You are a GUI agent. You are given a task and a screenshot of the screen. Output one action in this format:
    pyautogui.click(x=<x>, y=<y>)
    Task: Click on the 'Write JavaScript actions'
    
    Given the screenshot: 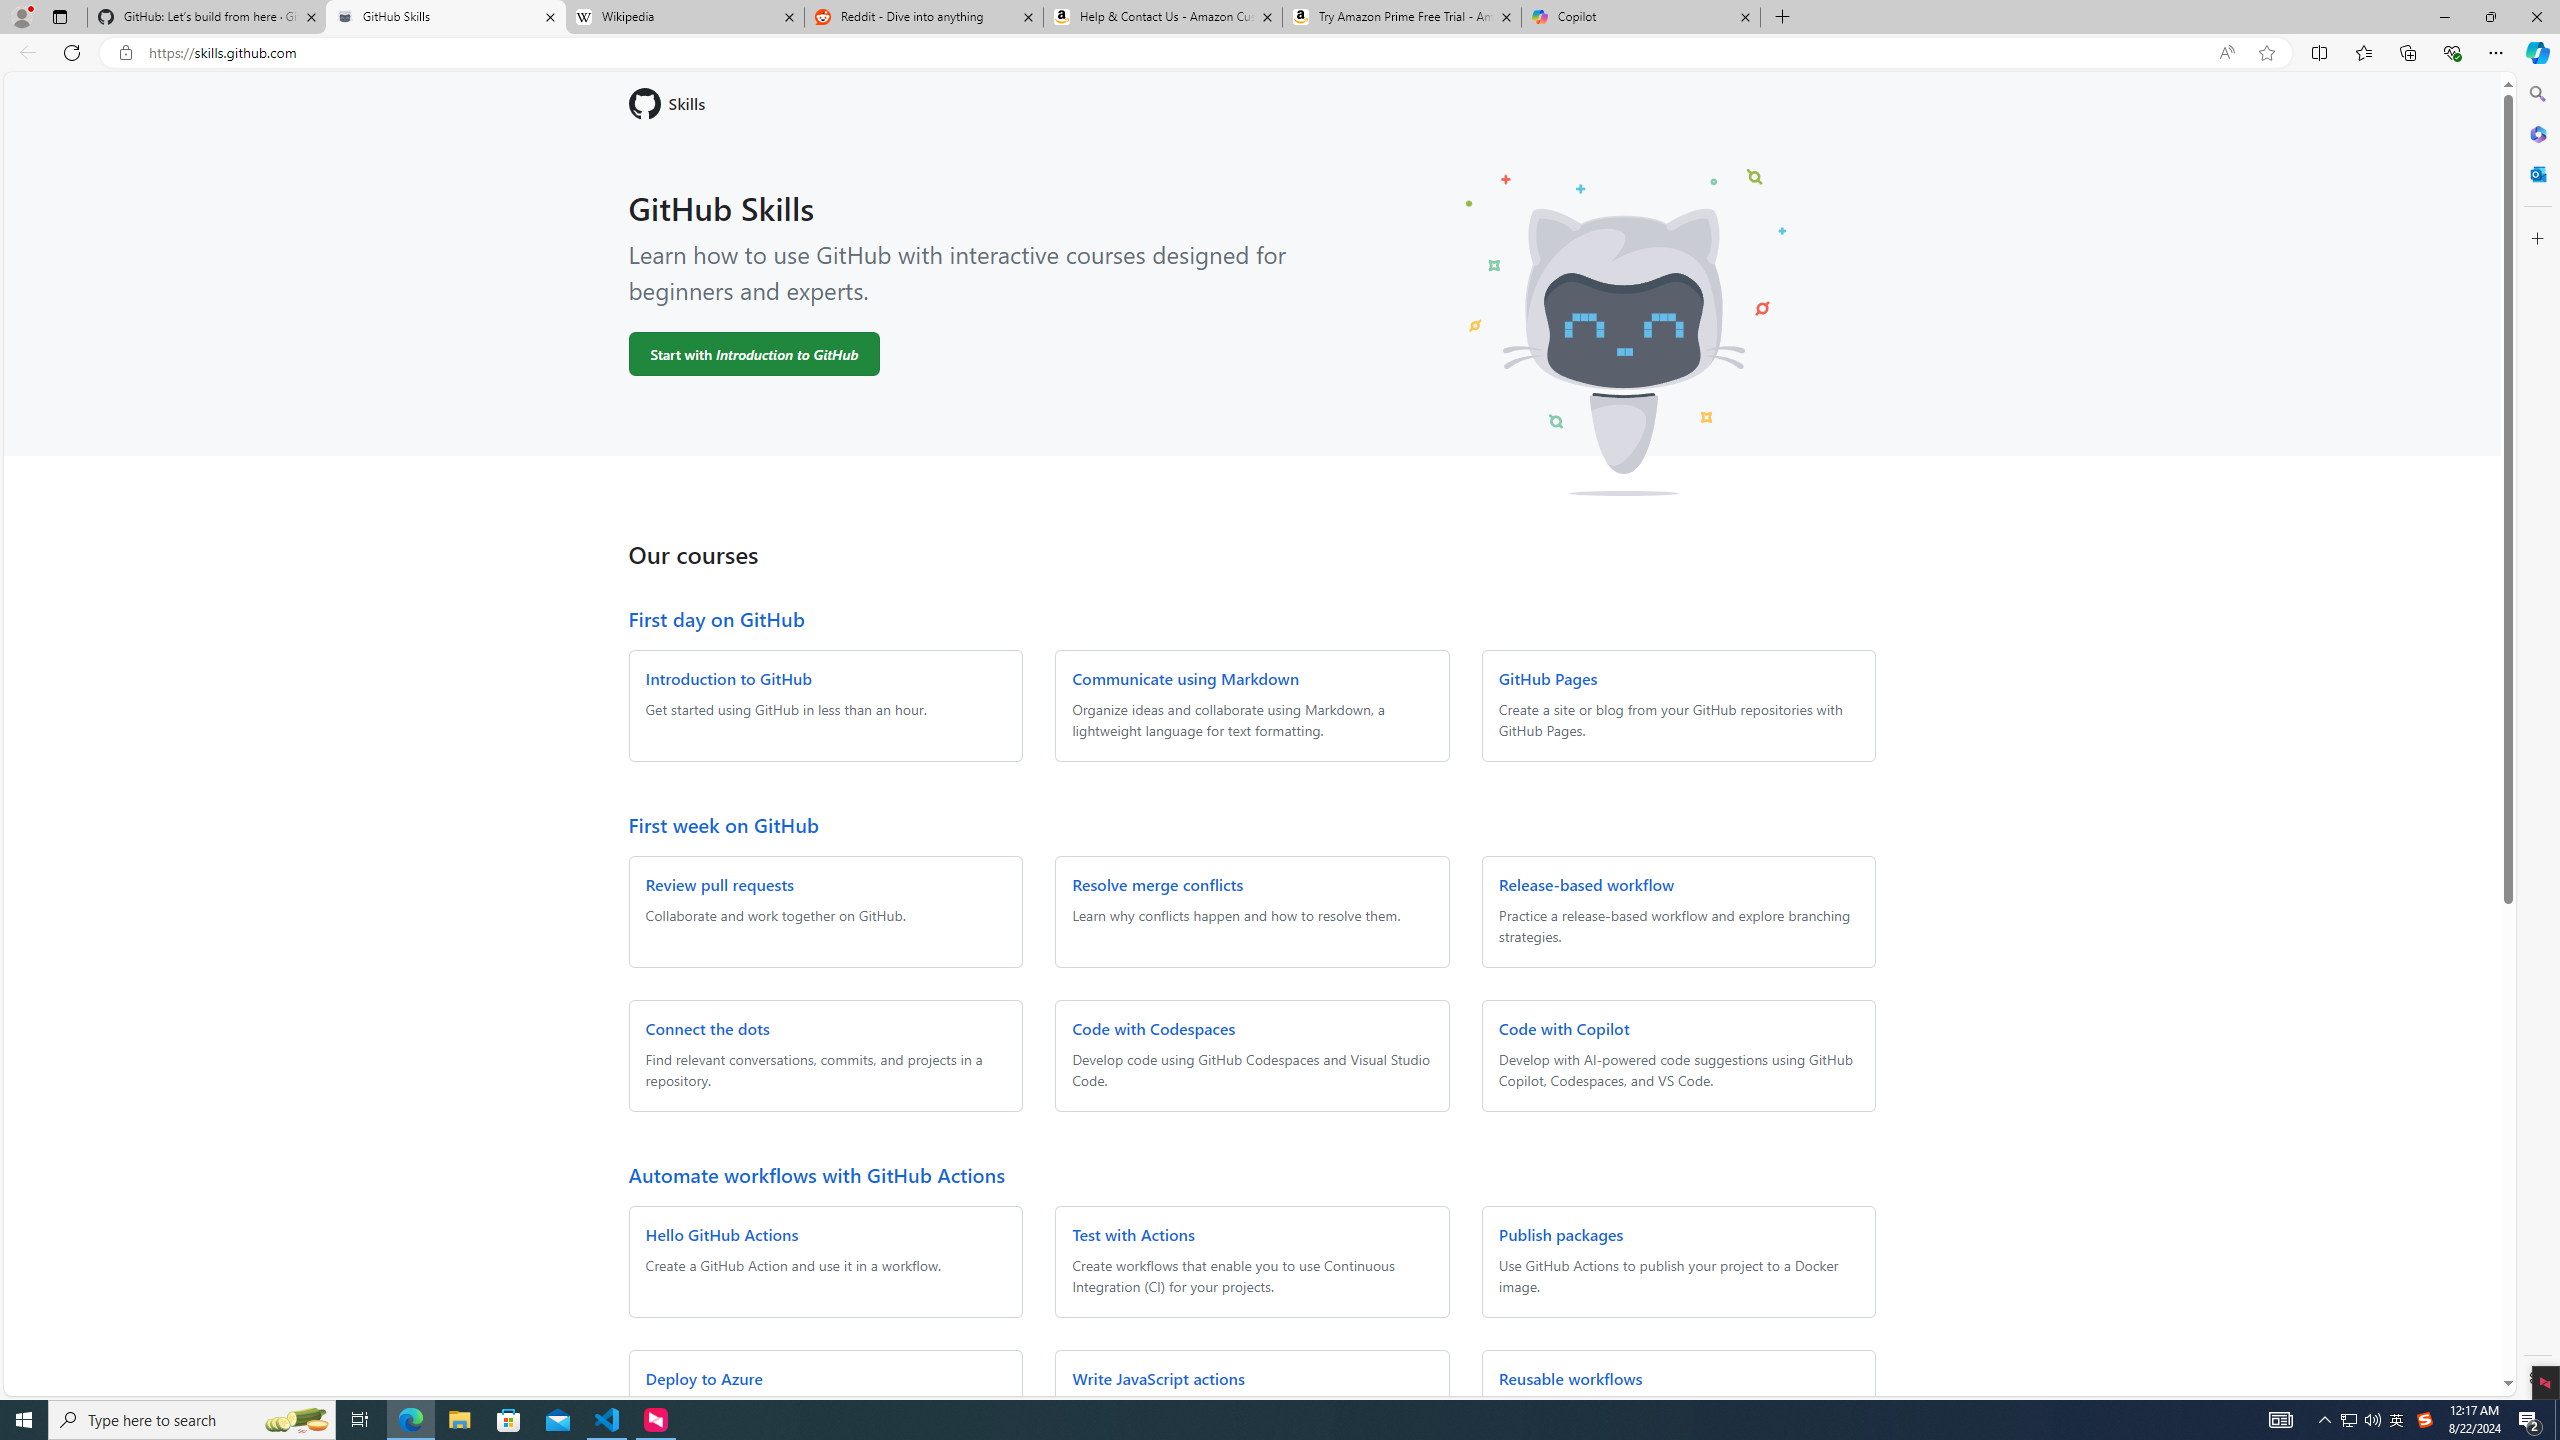 What is the action you would take?
    pyautogui.click(x=1157, y=1378)
    